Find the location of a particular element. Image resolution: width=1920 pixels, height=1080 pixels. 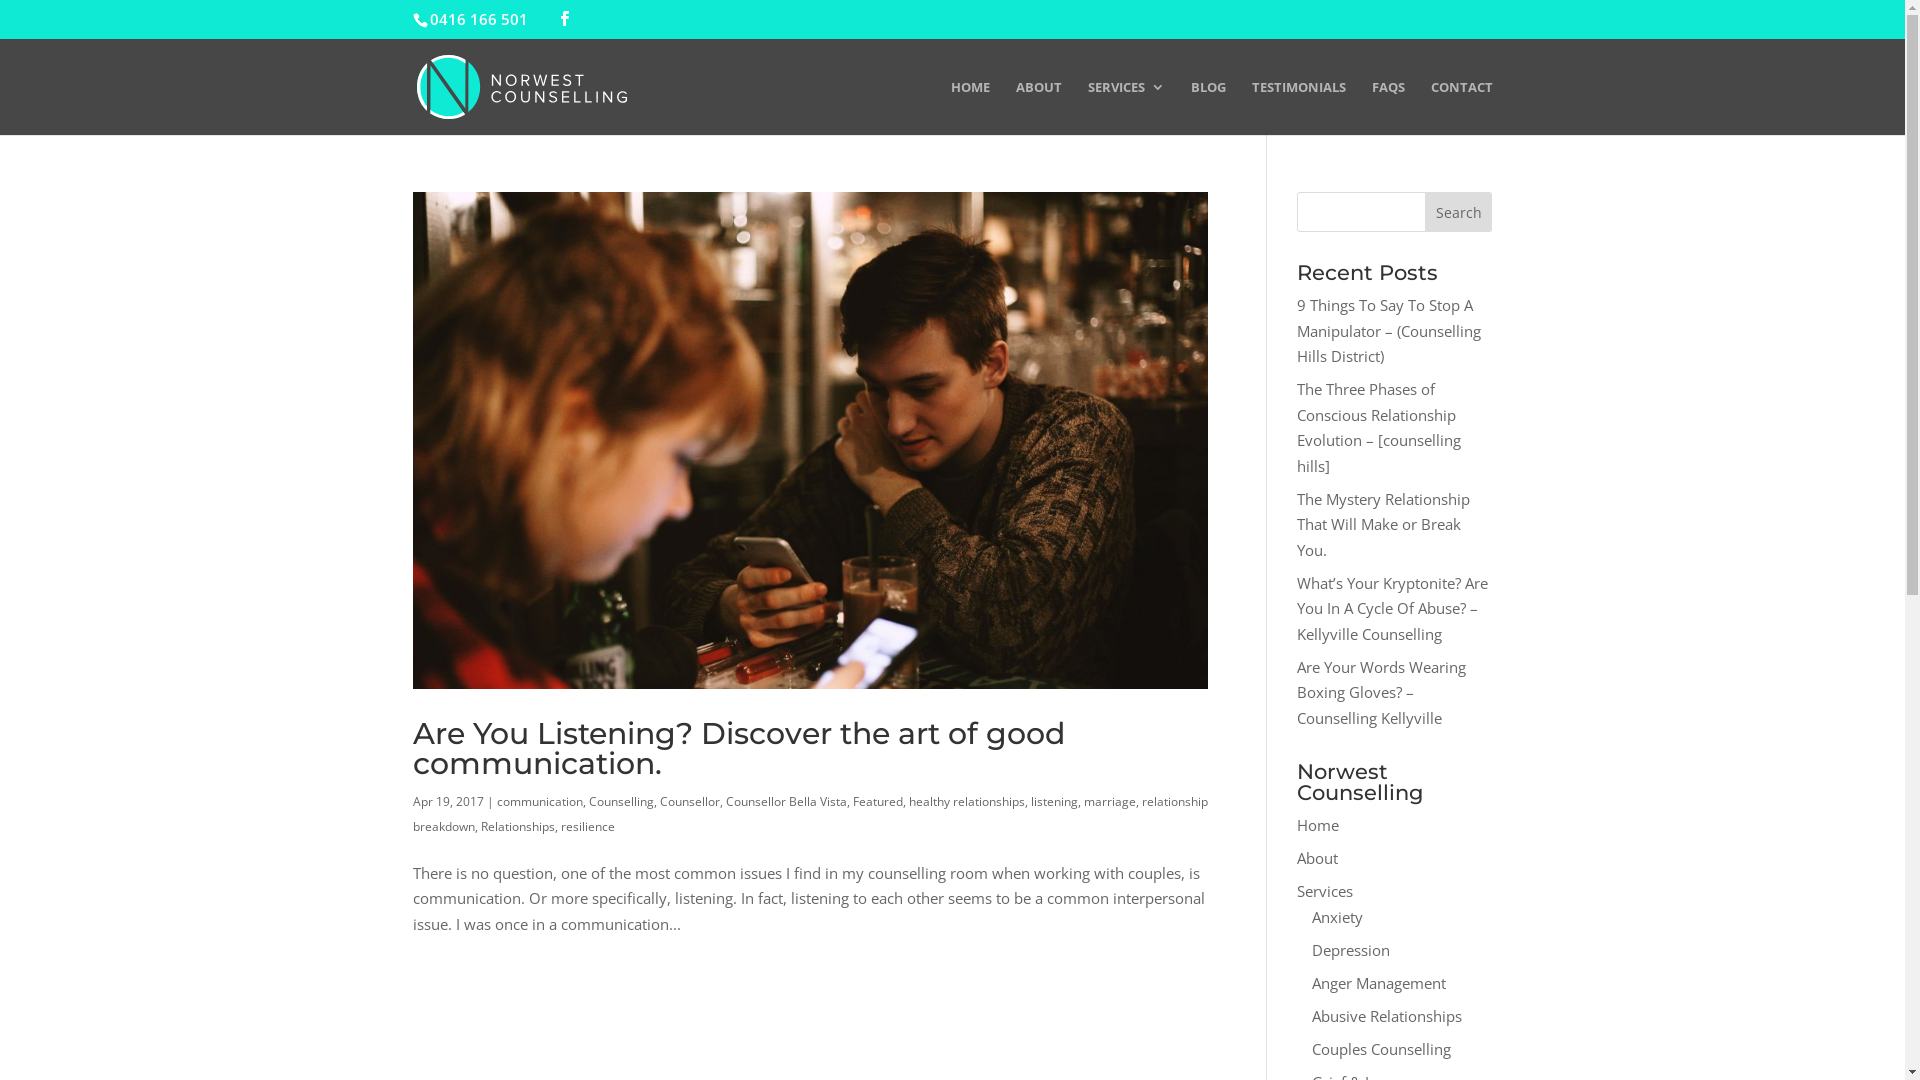

'healthy relationships' is located at coordinates (965, 800).